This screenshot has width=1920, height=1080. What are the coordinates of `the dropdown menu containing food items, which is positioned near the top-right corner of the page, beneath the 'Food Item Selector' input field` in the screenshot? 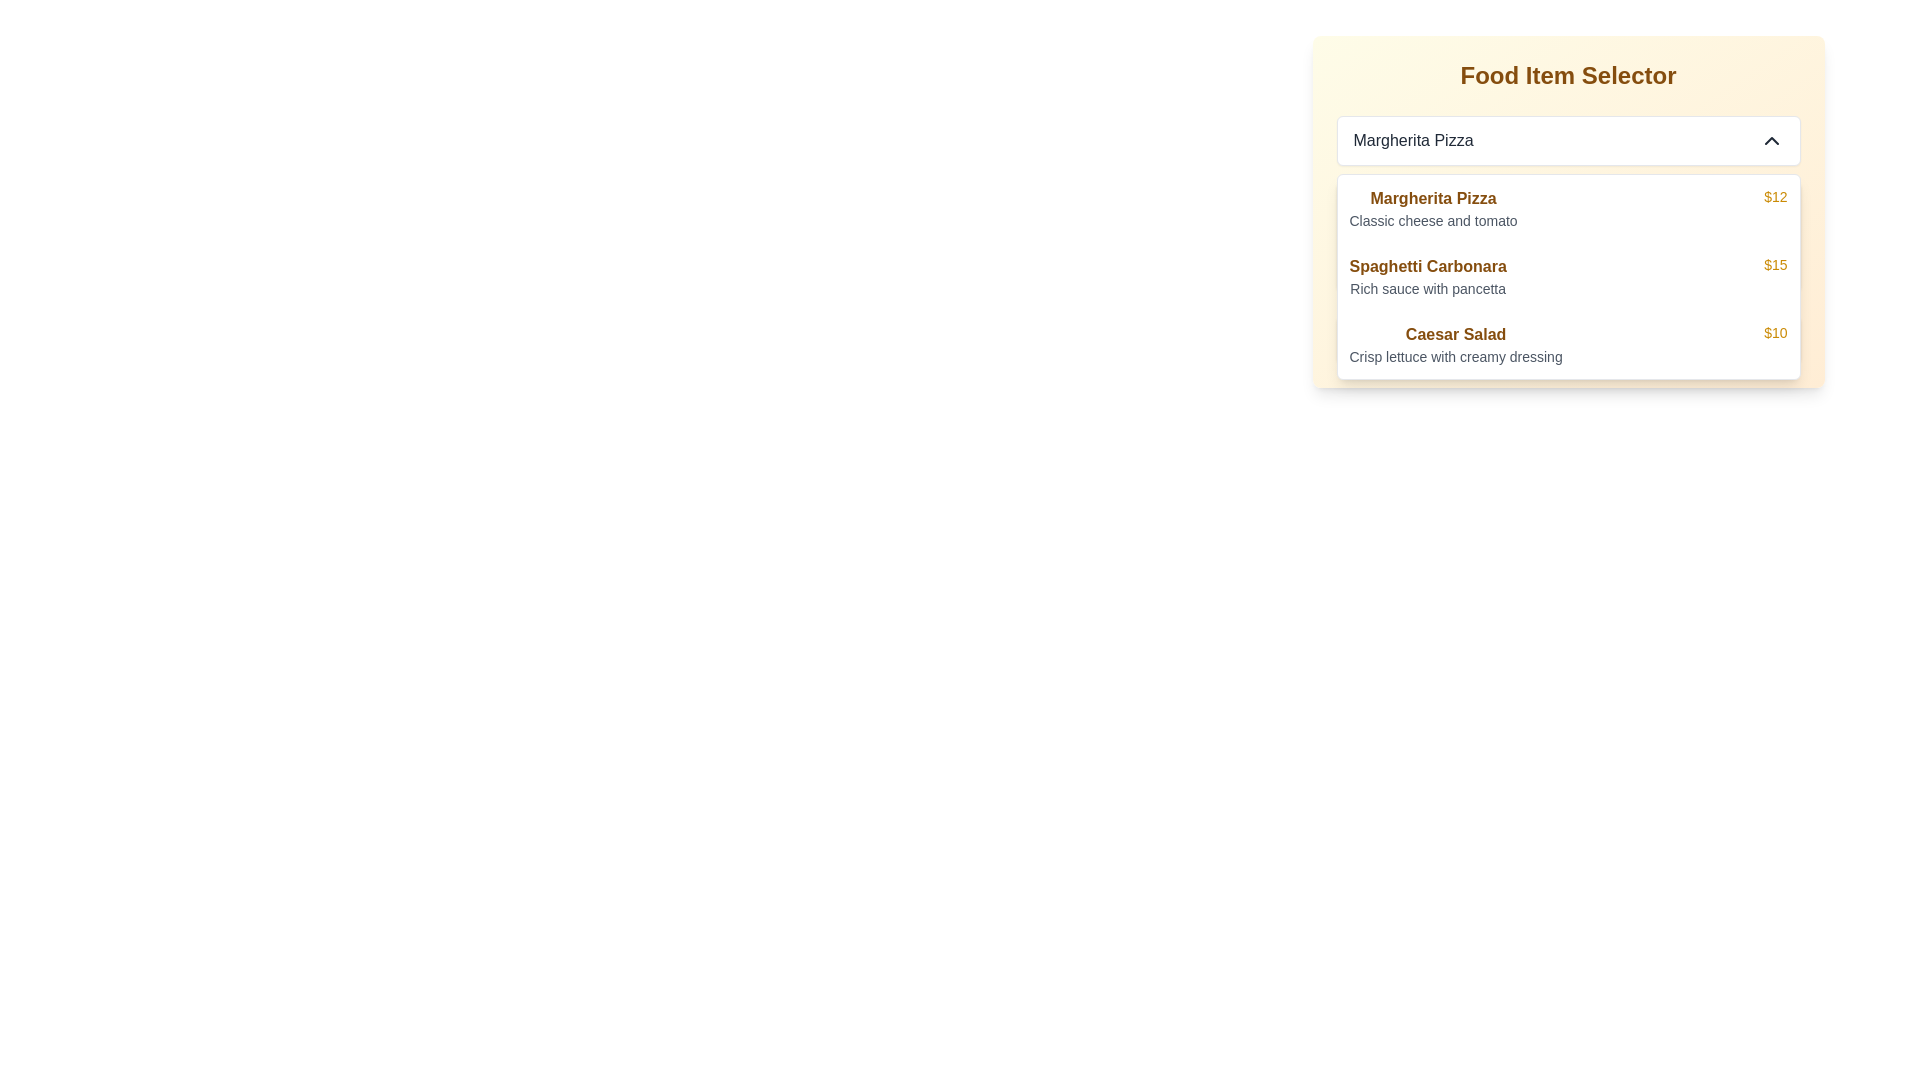 It's located at (1567, 277).